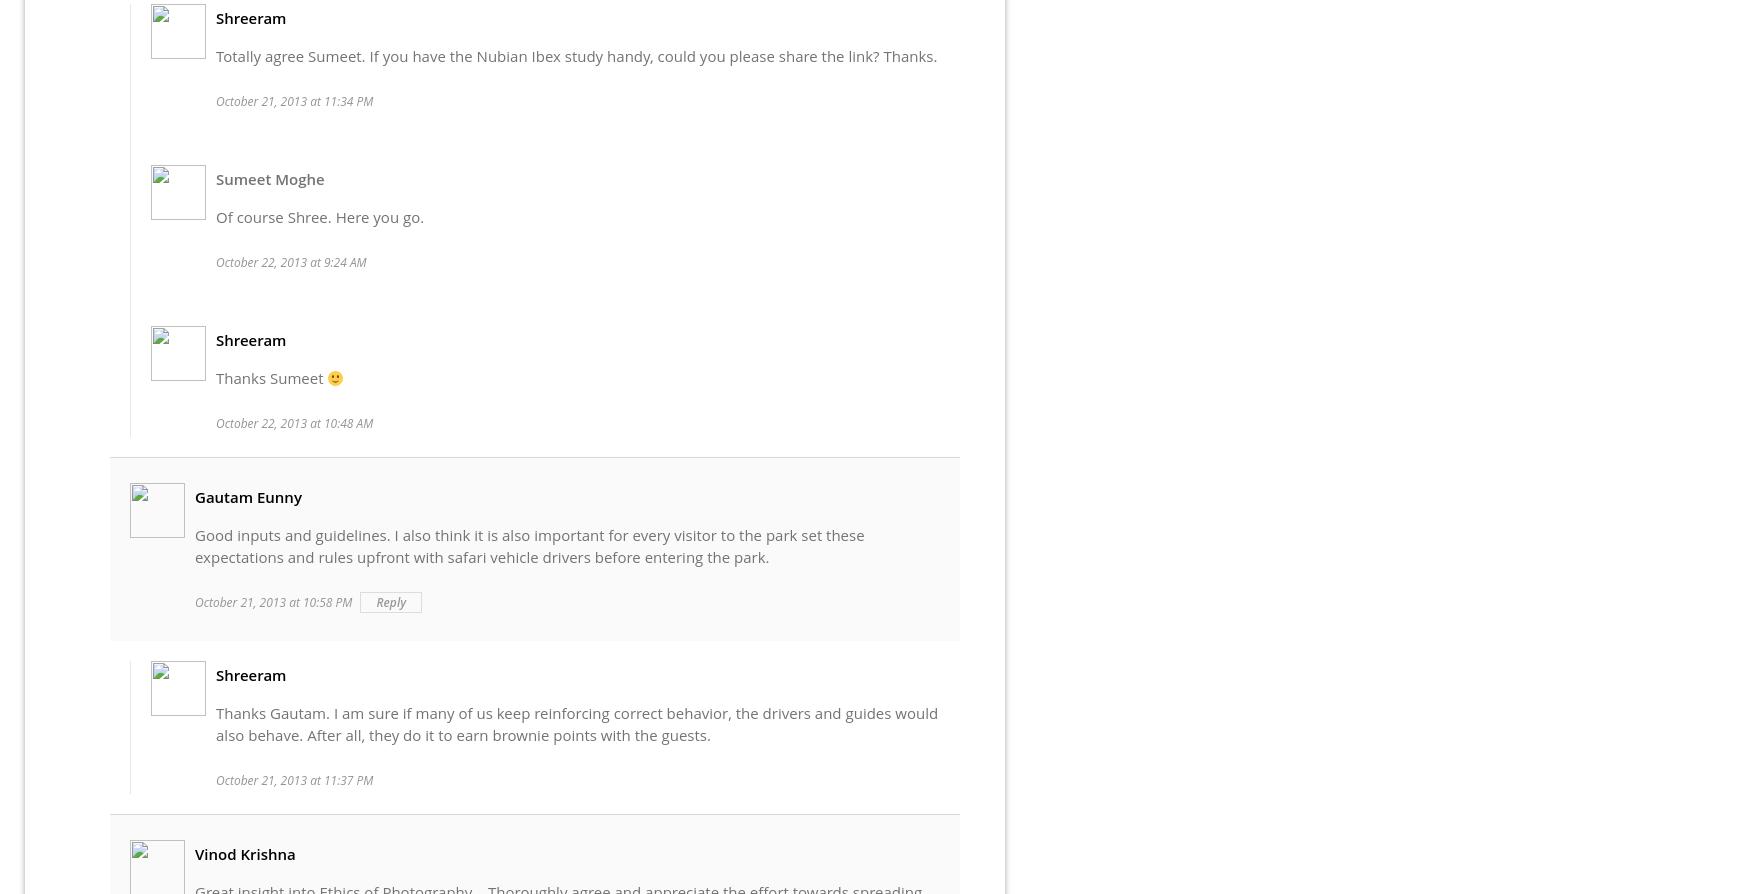 This screenshot has width=1750, height=894. Describe the element at coordinates (269, 178) in the screenshot. I see `'Sumeet Moghe'` at that location.